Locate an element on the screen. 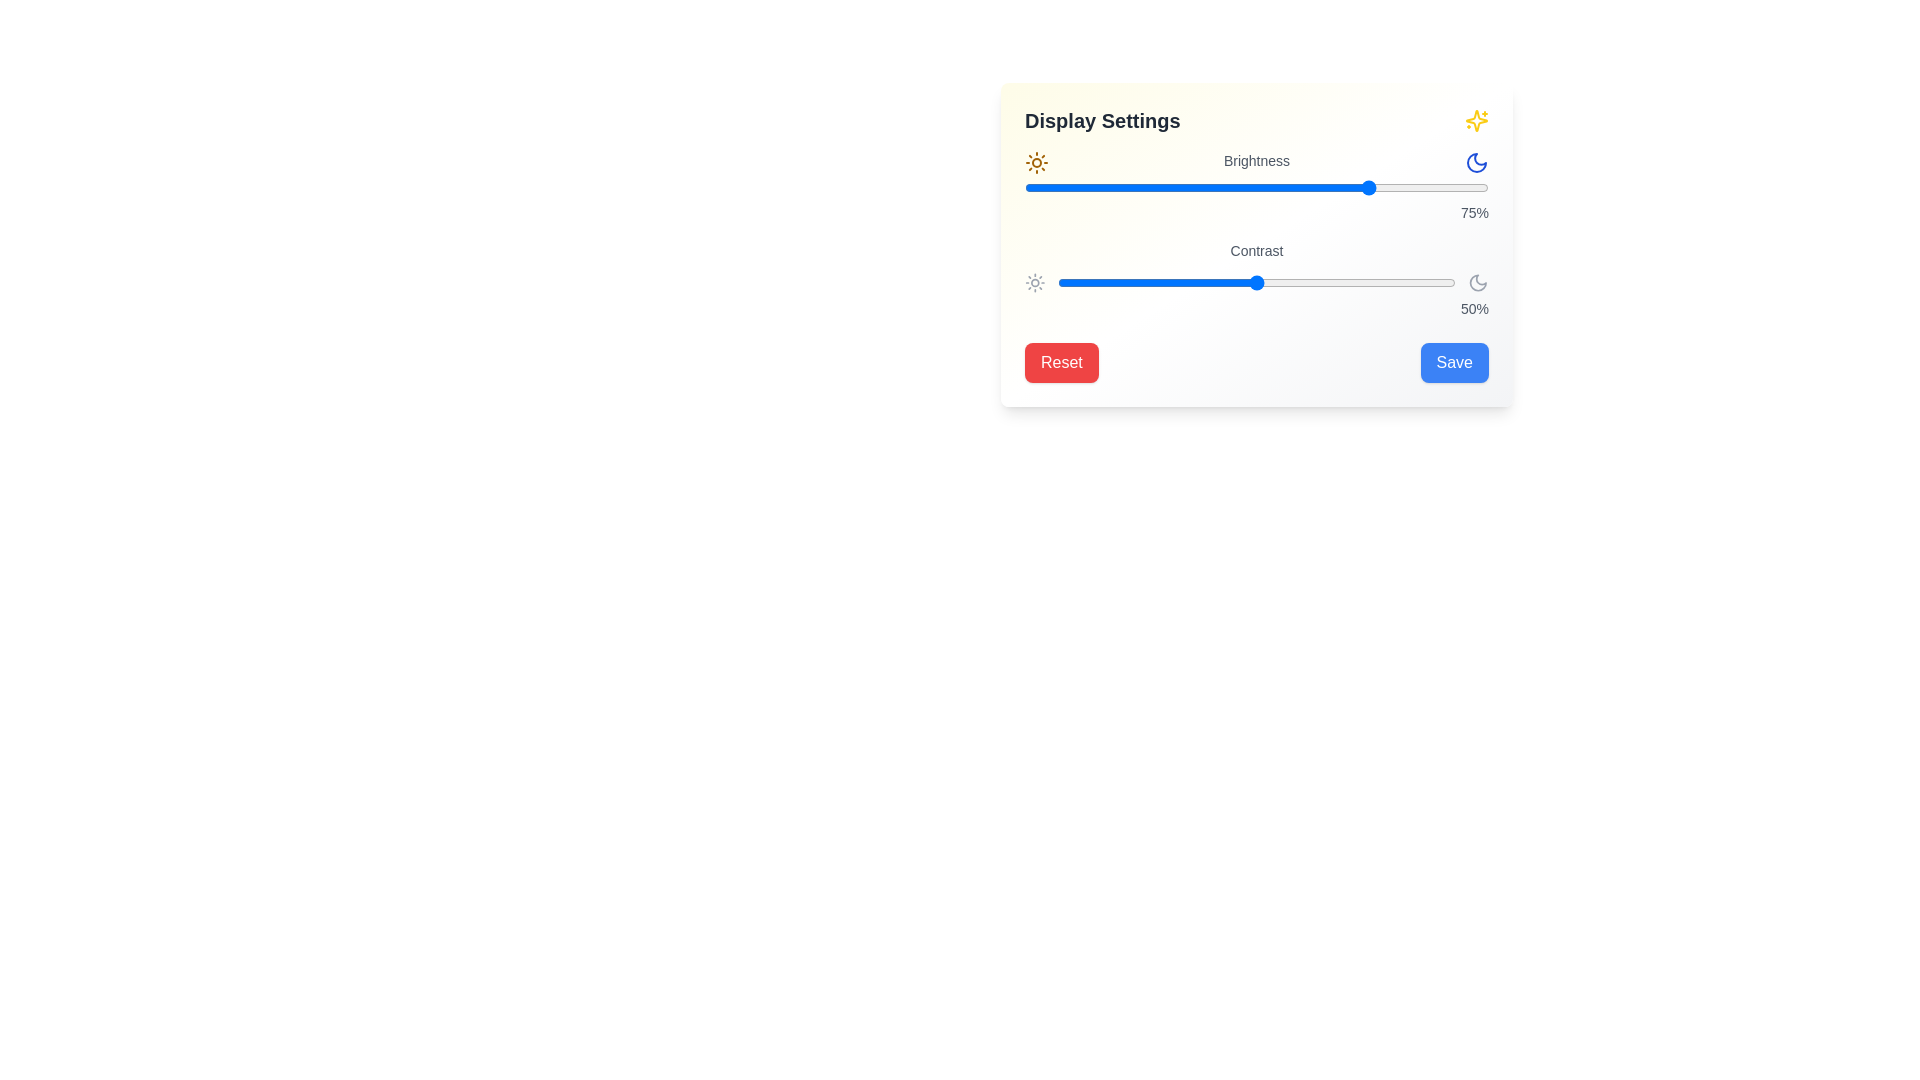  contrast is located at coordinates (1300, 282).